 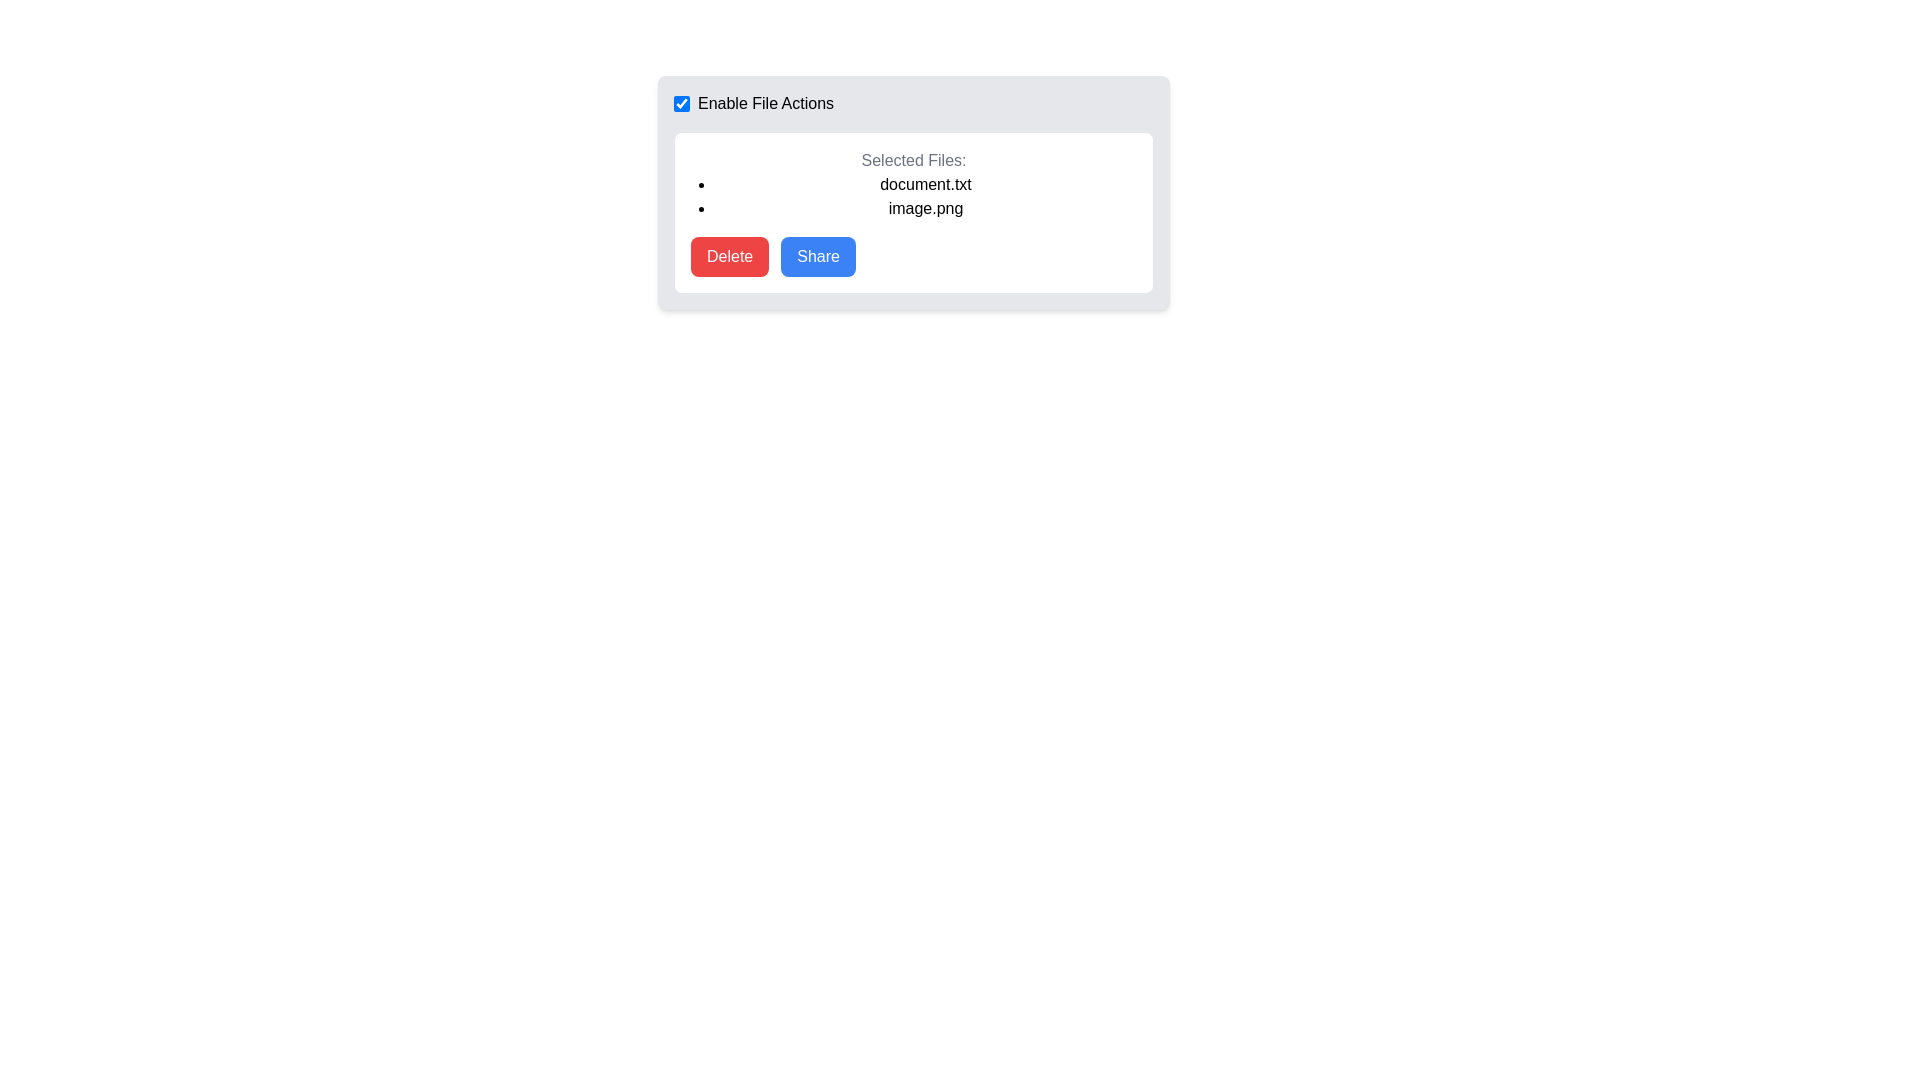 I want to click on the 'File Actions' checkbox, so click(x=912, y=104).